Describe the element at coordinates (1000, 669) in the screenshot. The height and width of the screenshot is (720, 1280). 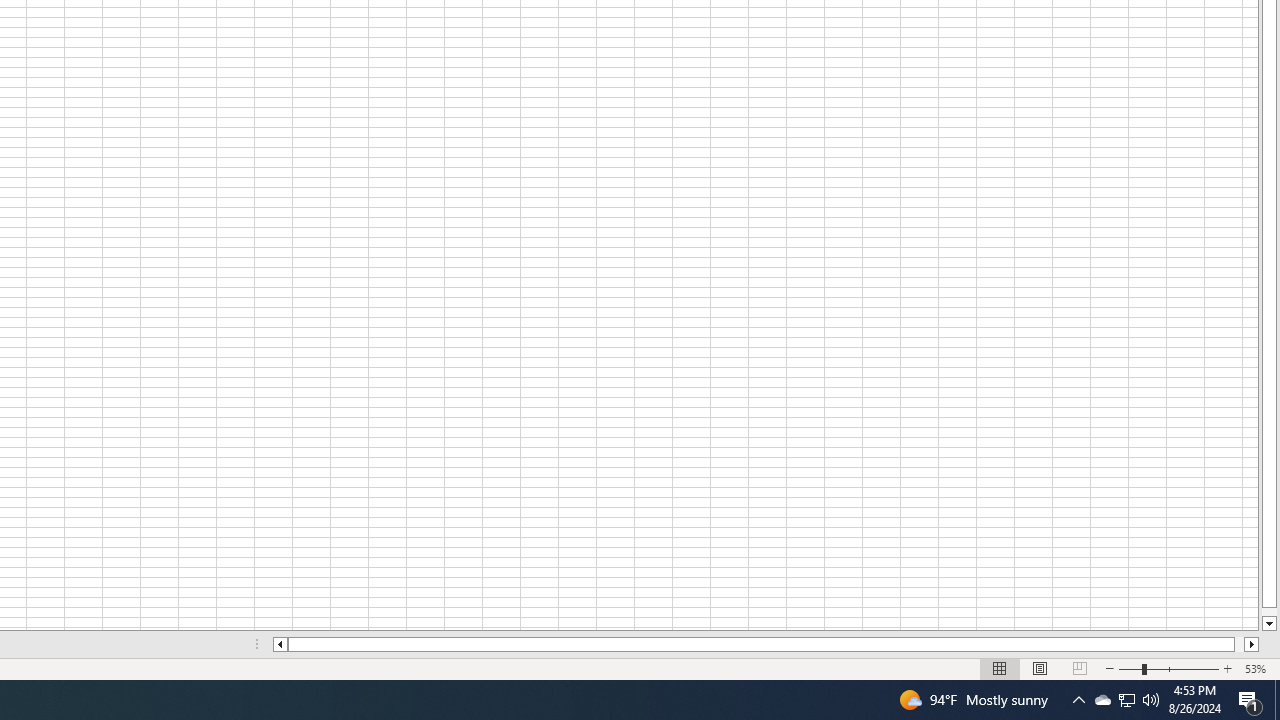
I see `'Normal'` at that location.